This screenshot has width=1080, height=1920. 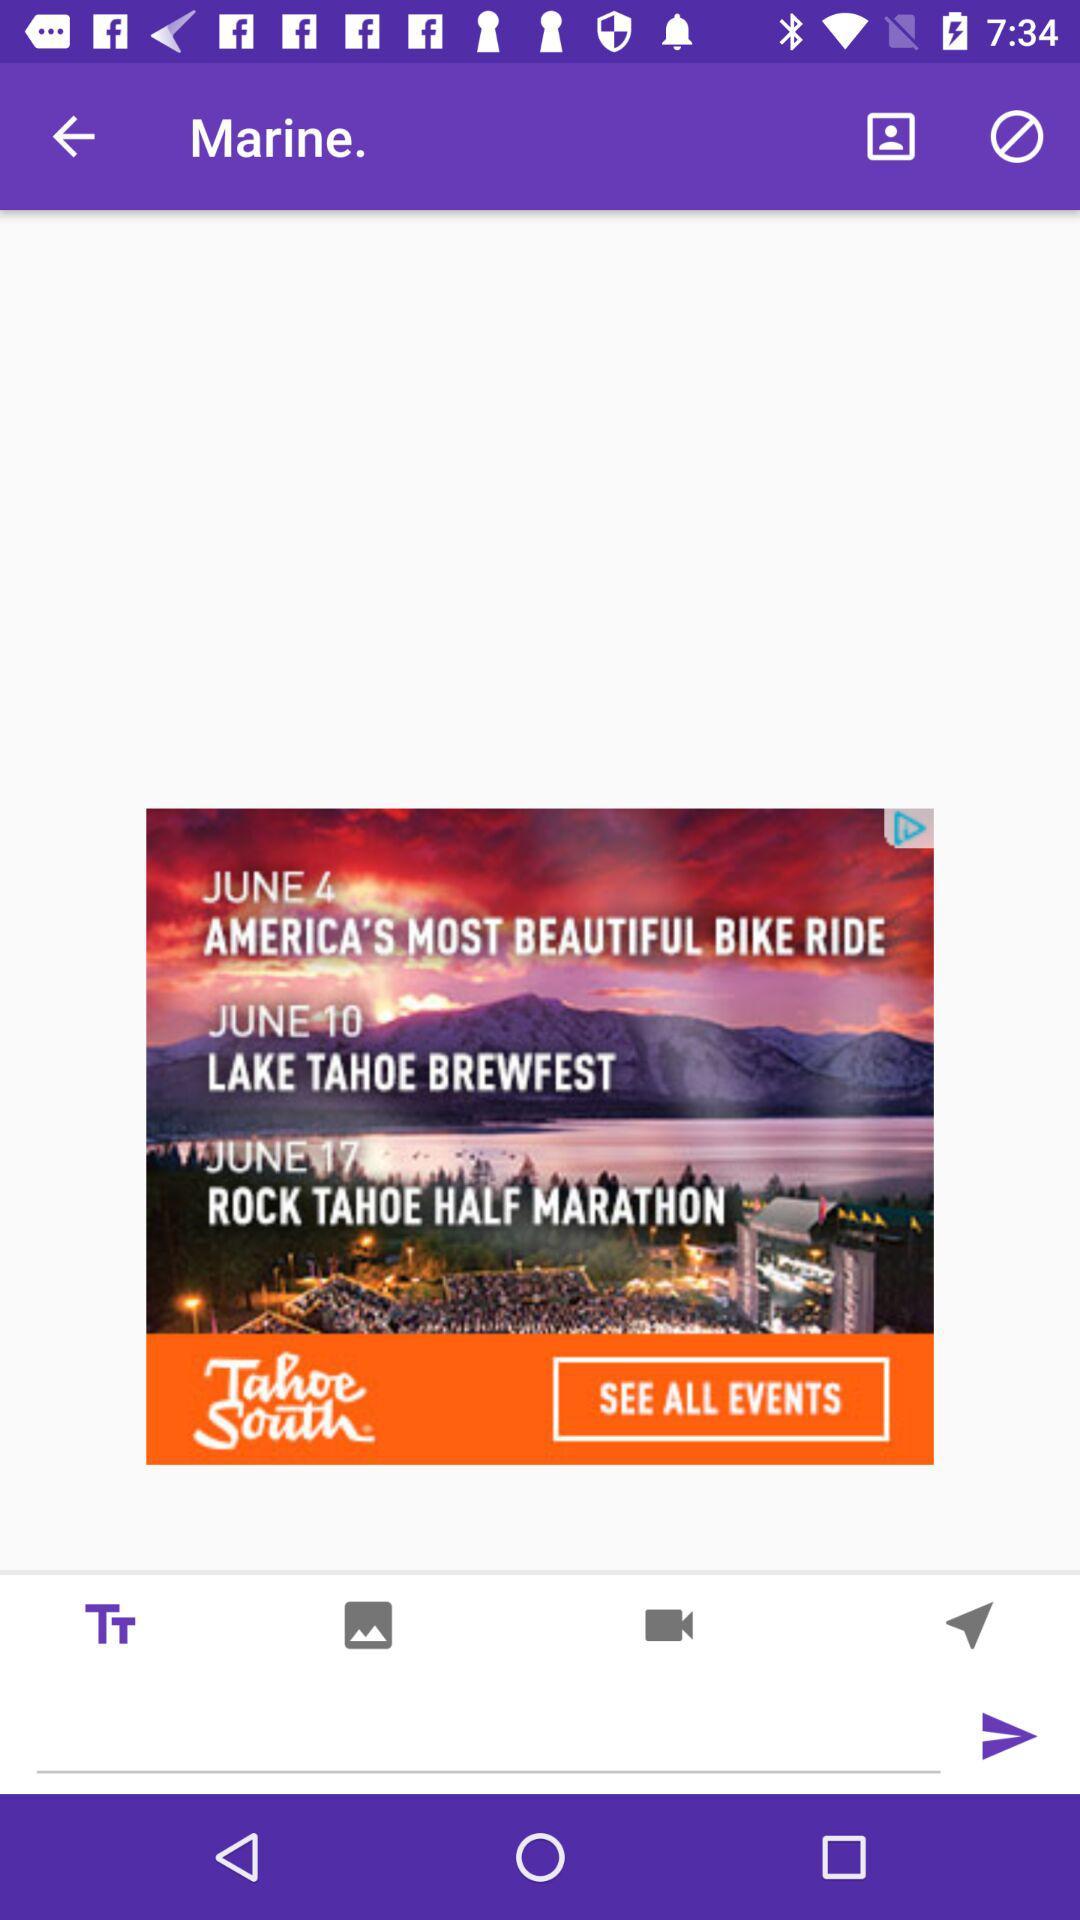 I want to click on the font icon, so click(x=110, y=1625).